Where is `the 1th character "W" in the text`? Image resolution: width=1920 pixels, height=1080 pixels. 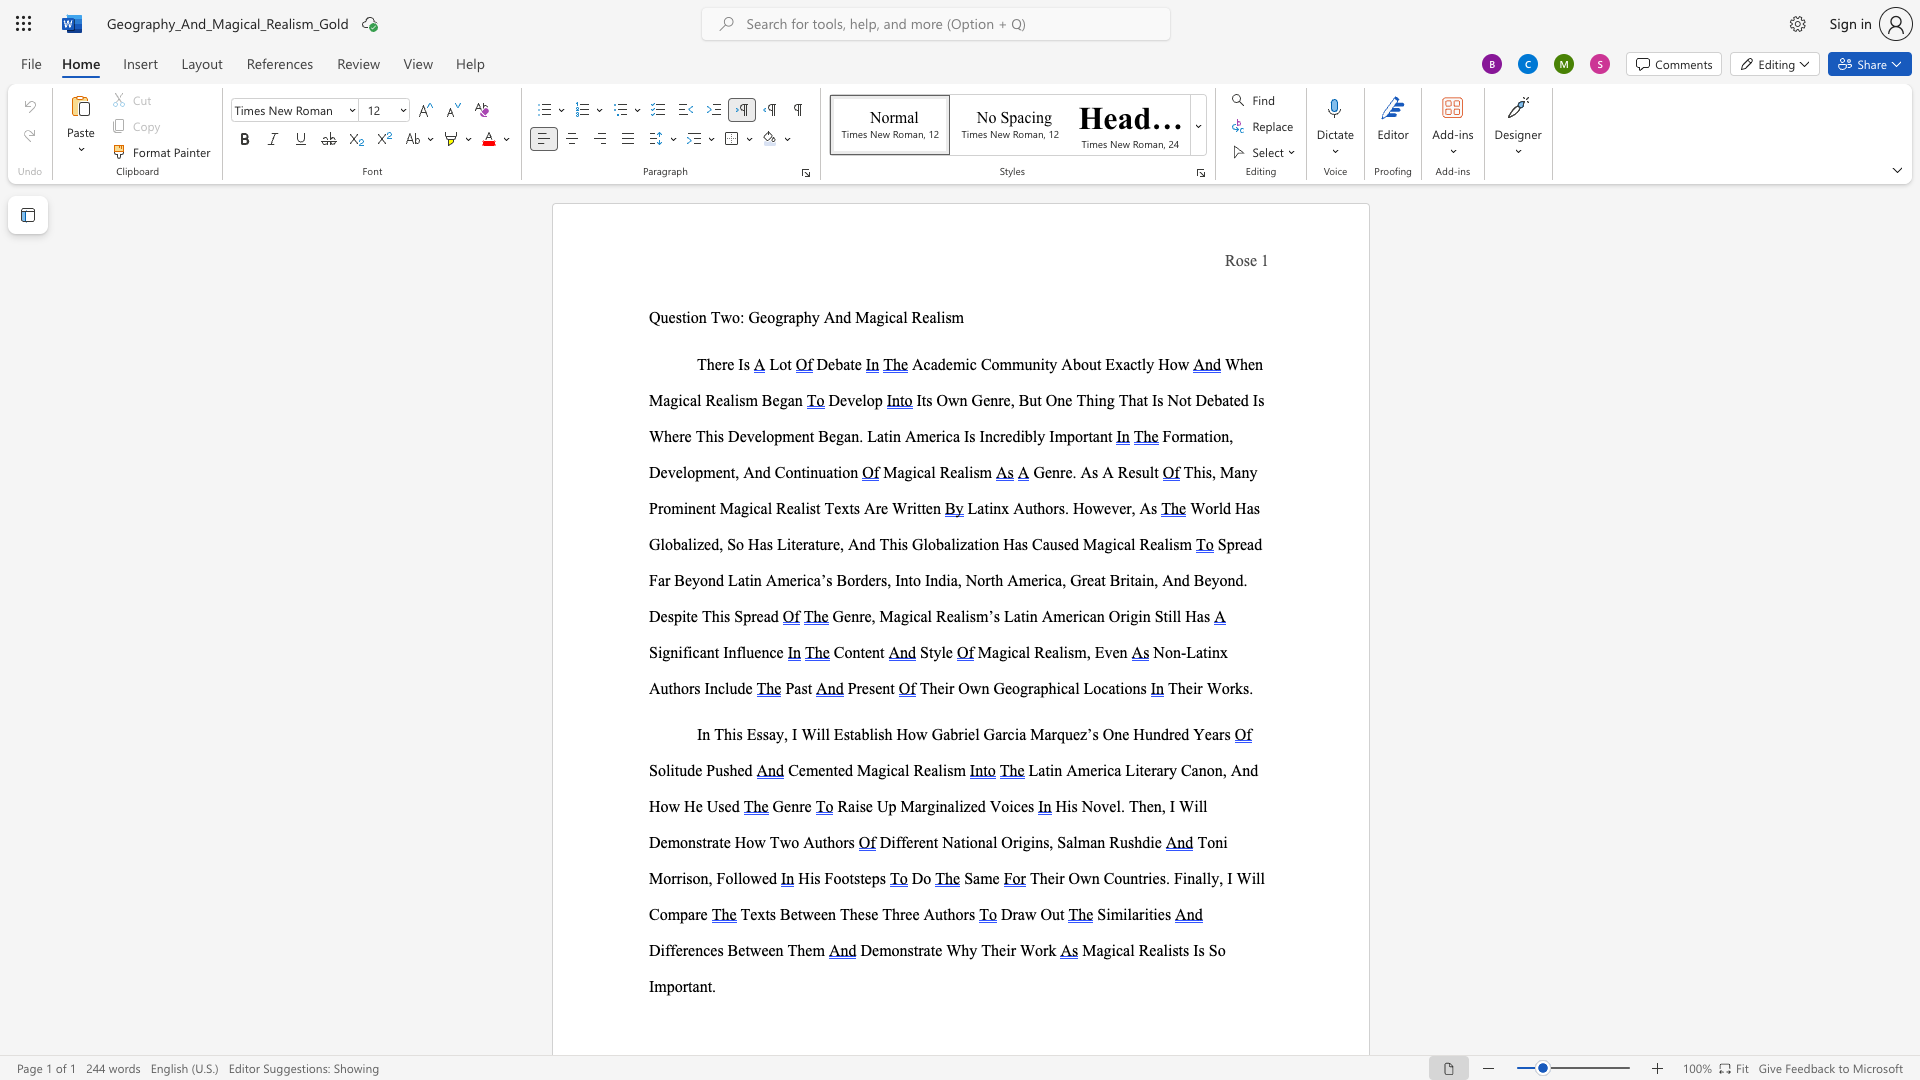 the 1th character "W" in the text is located at coordinates (1213, 687).